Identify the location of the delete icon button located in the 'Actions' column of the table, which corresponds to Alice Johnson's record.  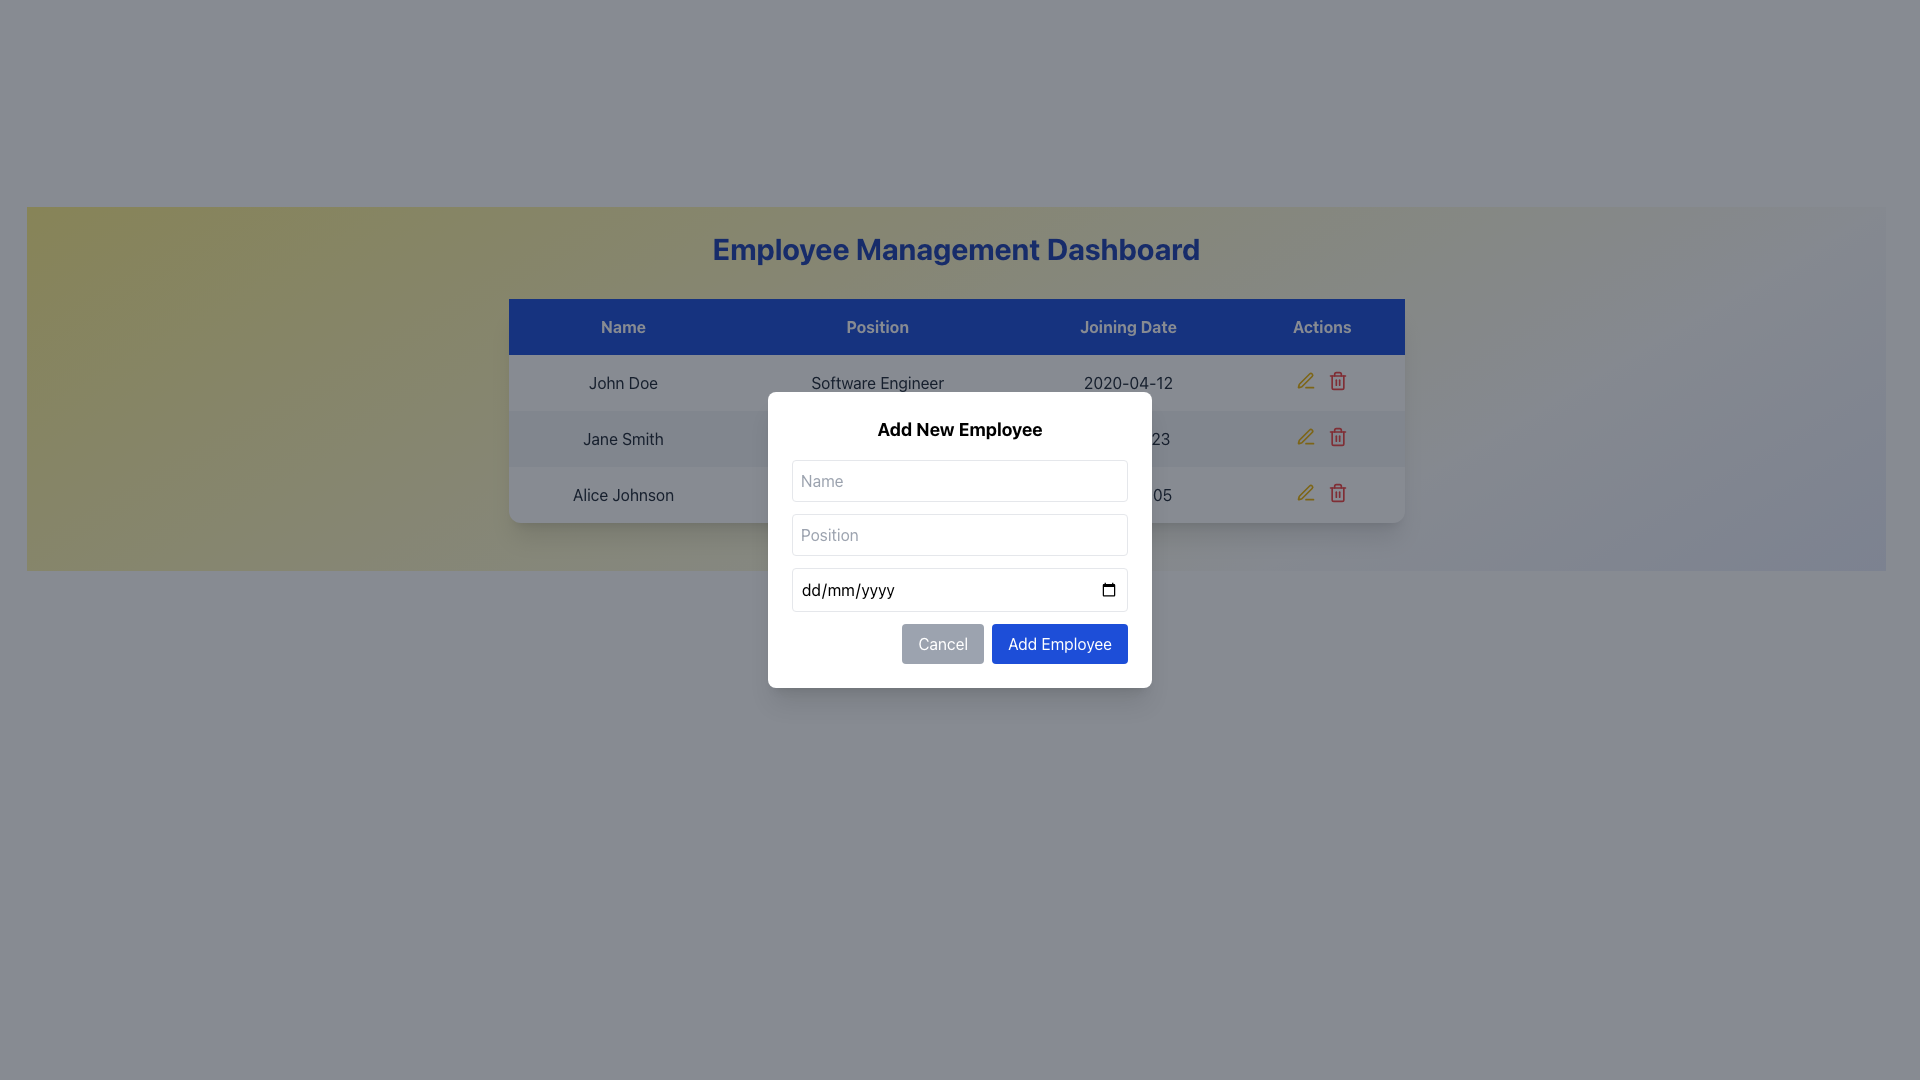
(1338, 493).